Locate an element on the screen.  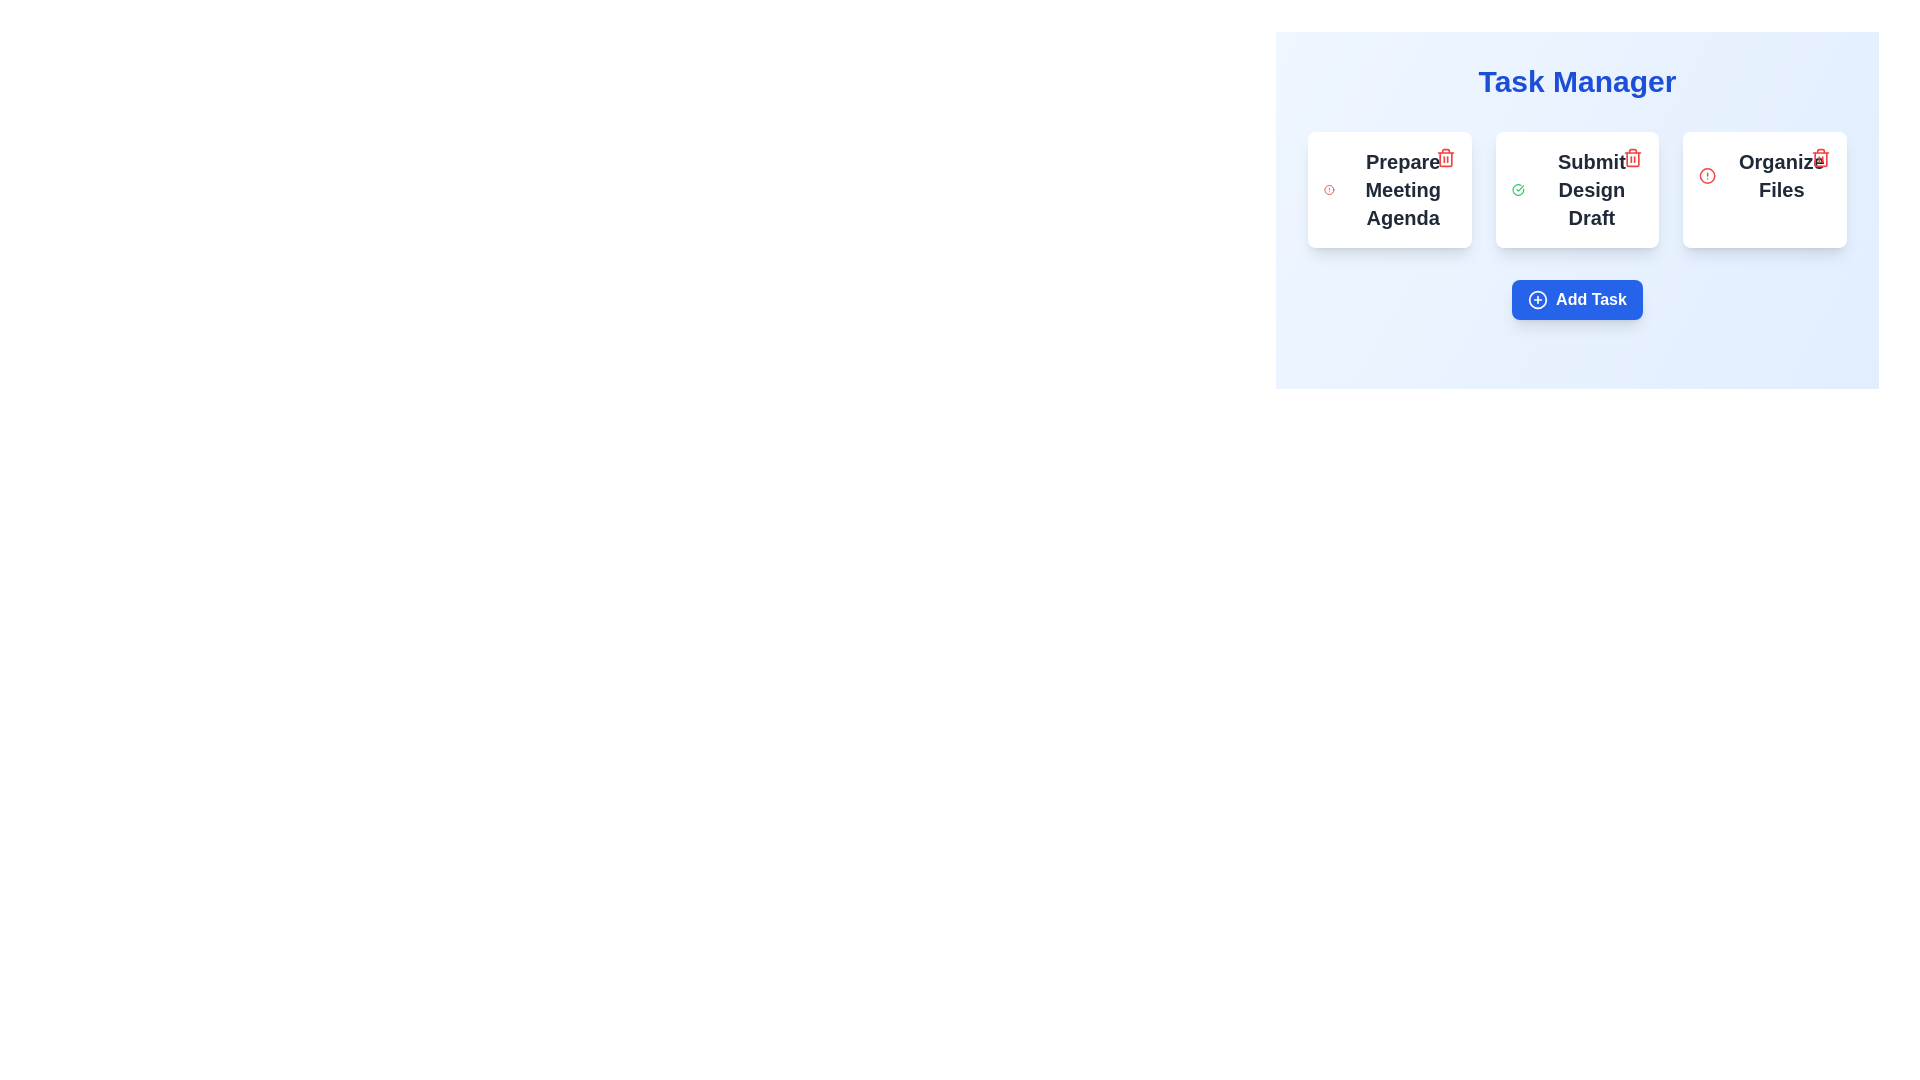
the circular graphical component with an arc-like shape, part of the green-stroked SVG checkmark icon located within the 'Submit Design Draft' task card in the central column of the task manager interface is located at coordinates (1518, 189).